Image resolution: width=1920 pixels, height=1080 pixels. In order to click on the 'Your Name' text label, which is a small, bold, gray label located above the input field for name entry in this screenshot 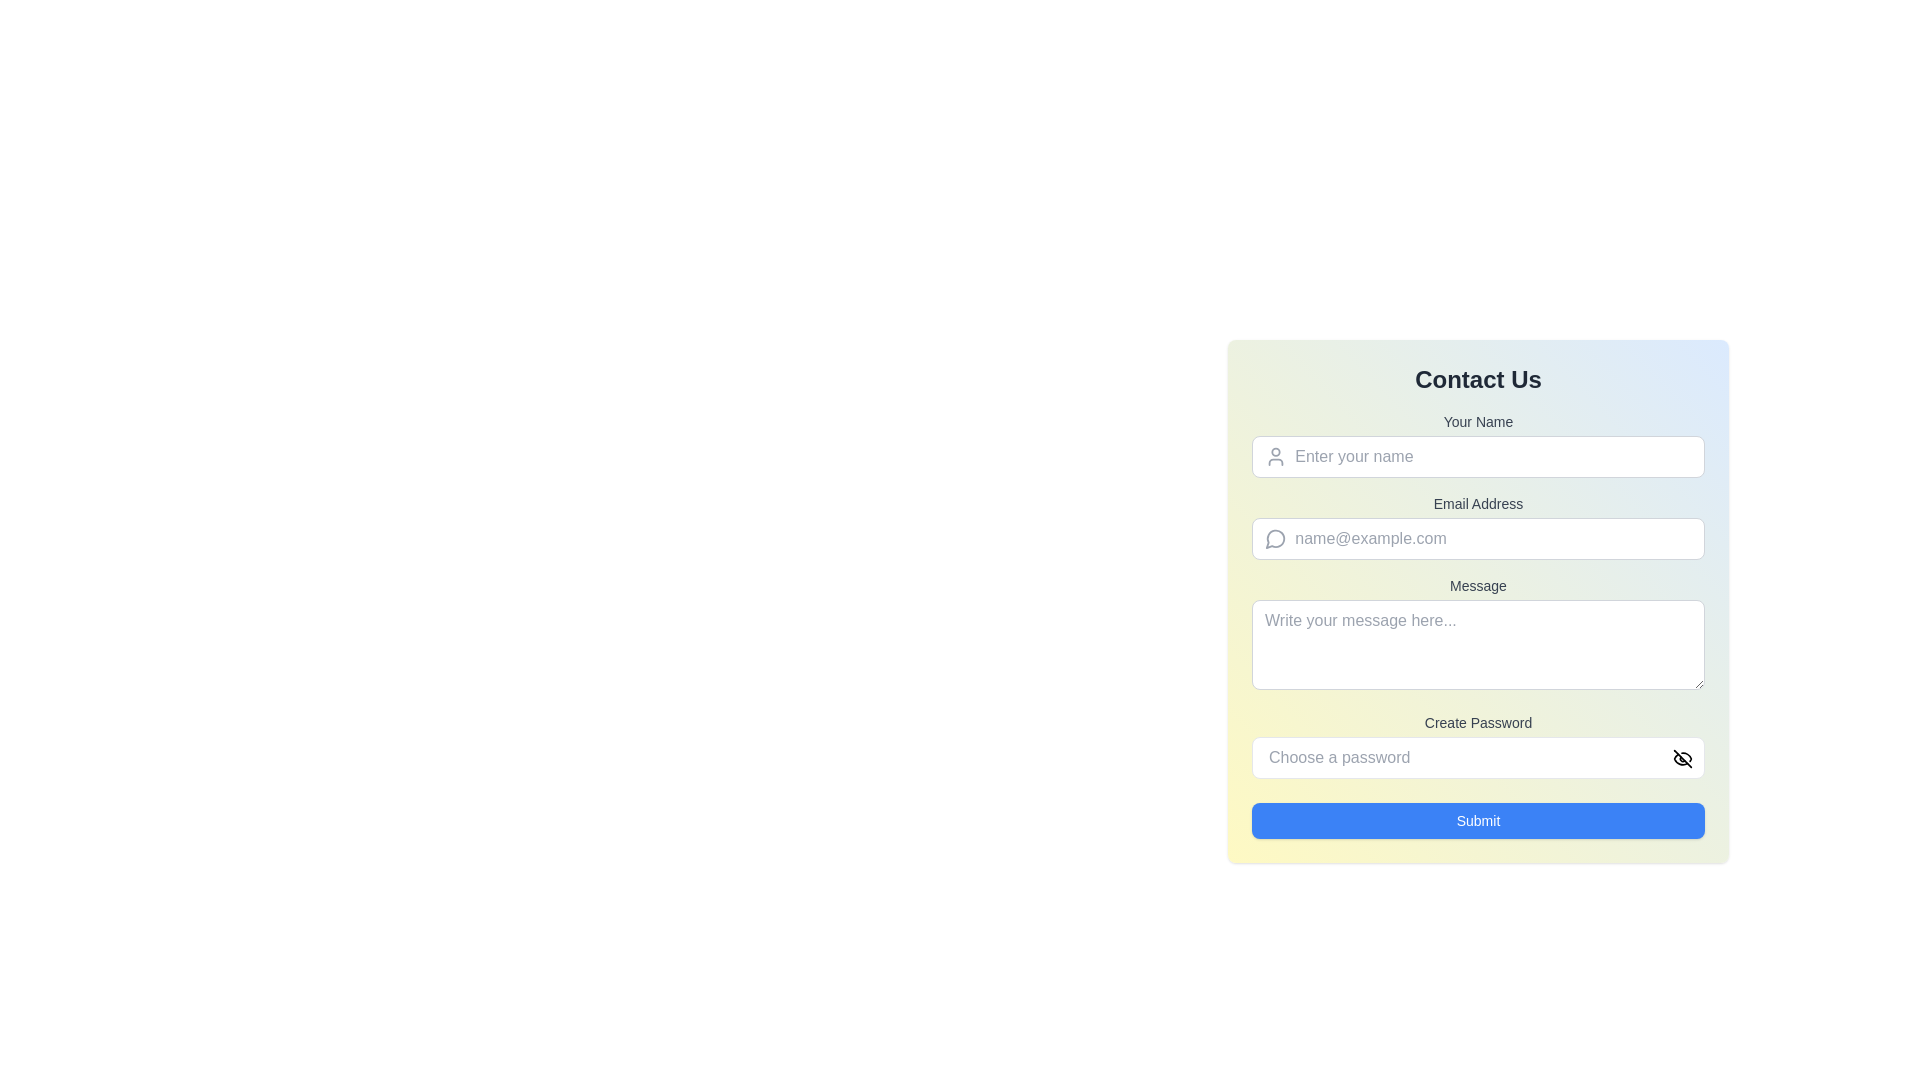, I will do `click(1478, 420)`.